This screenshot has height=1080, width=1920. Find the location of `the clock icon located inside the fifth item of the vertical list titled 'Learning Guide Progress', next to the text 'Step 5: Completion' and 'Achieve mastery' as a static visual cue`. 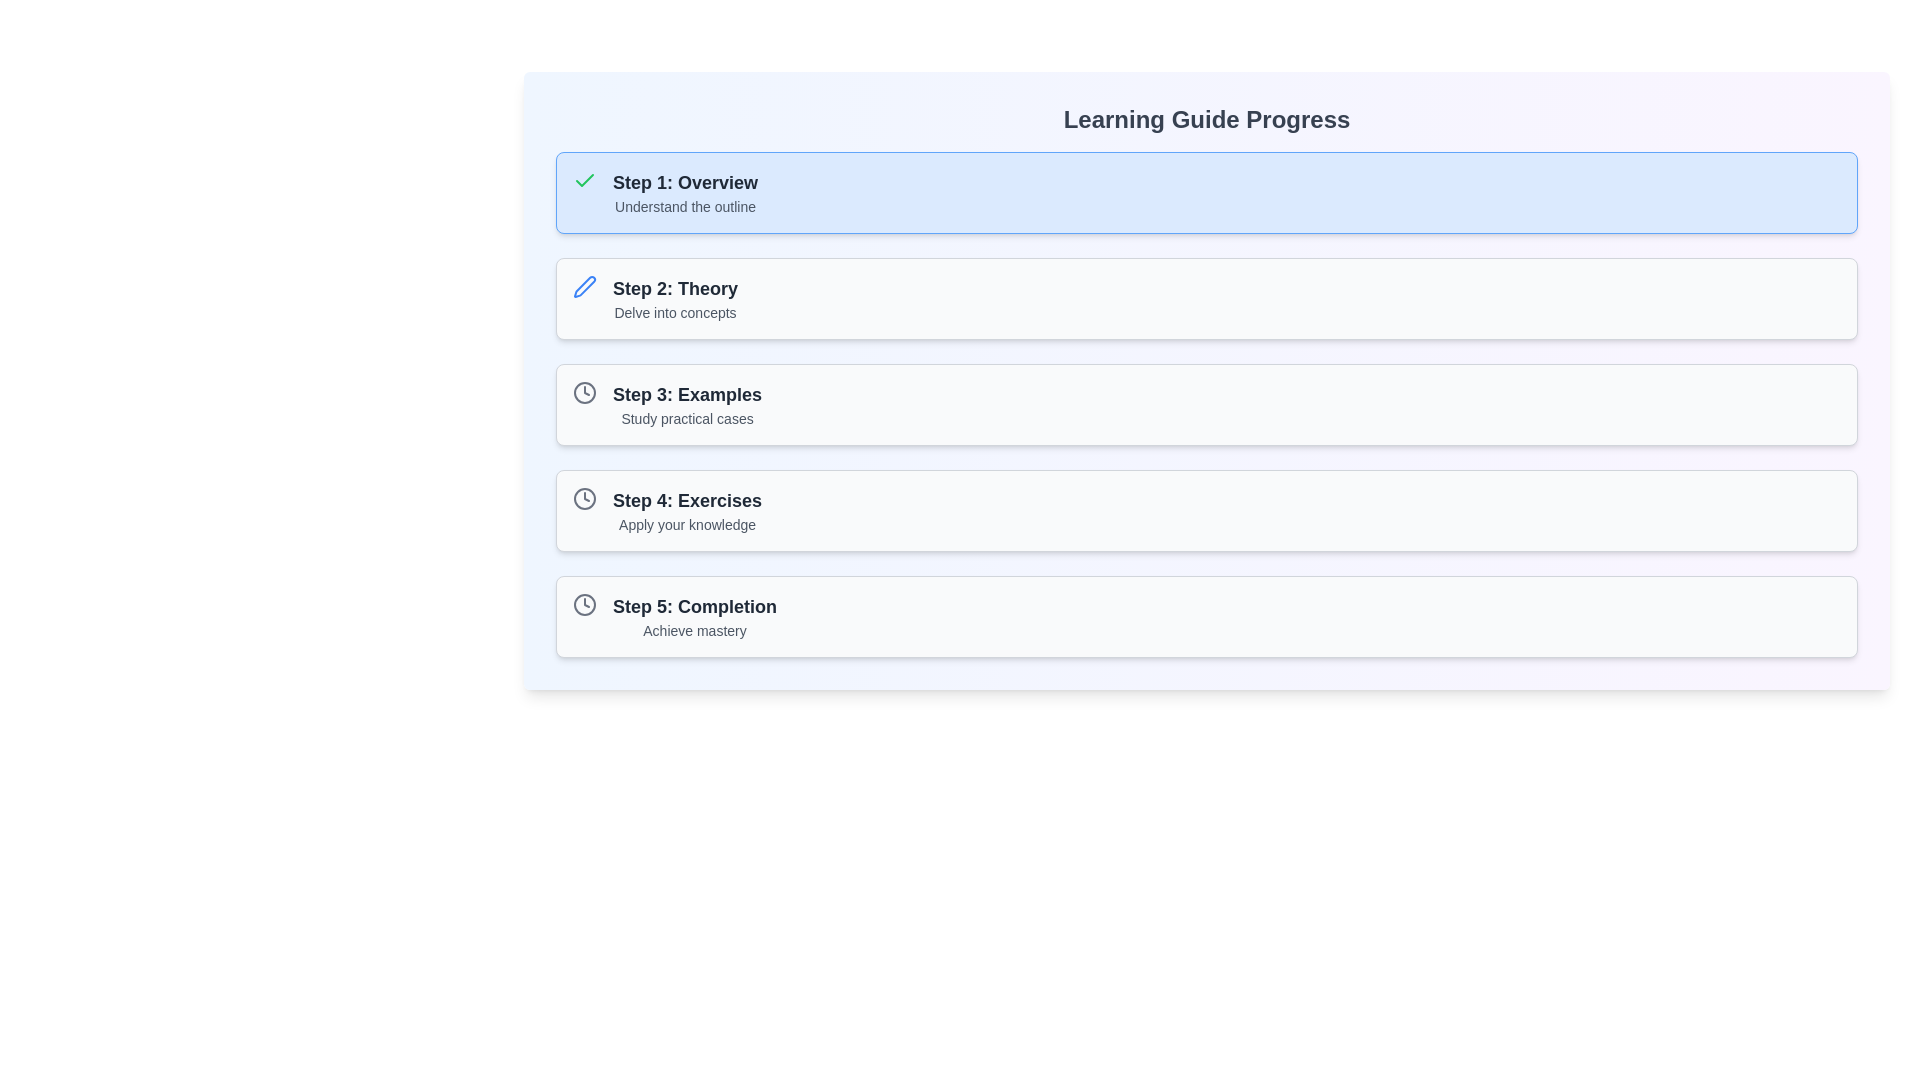

the clock icon located inside the fifth item of the vertical list titled 'Learning Guide Progress', next to the text 'Step 5: Completion' and 'Achieve mastery' as a static visual cue is located at coordinates (584, 604).